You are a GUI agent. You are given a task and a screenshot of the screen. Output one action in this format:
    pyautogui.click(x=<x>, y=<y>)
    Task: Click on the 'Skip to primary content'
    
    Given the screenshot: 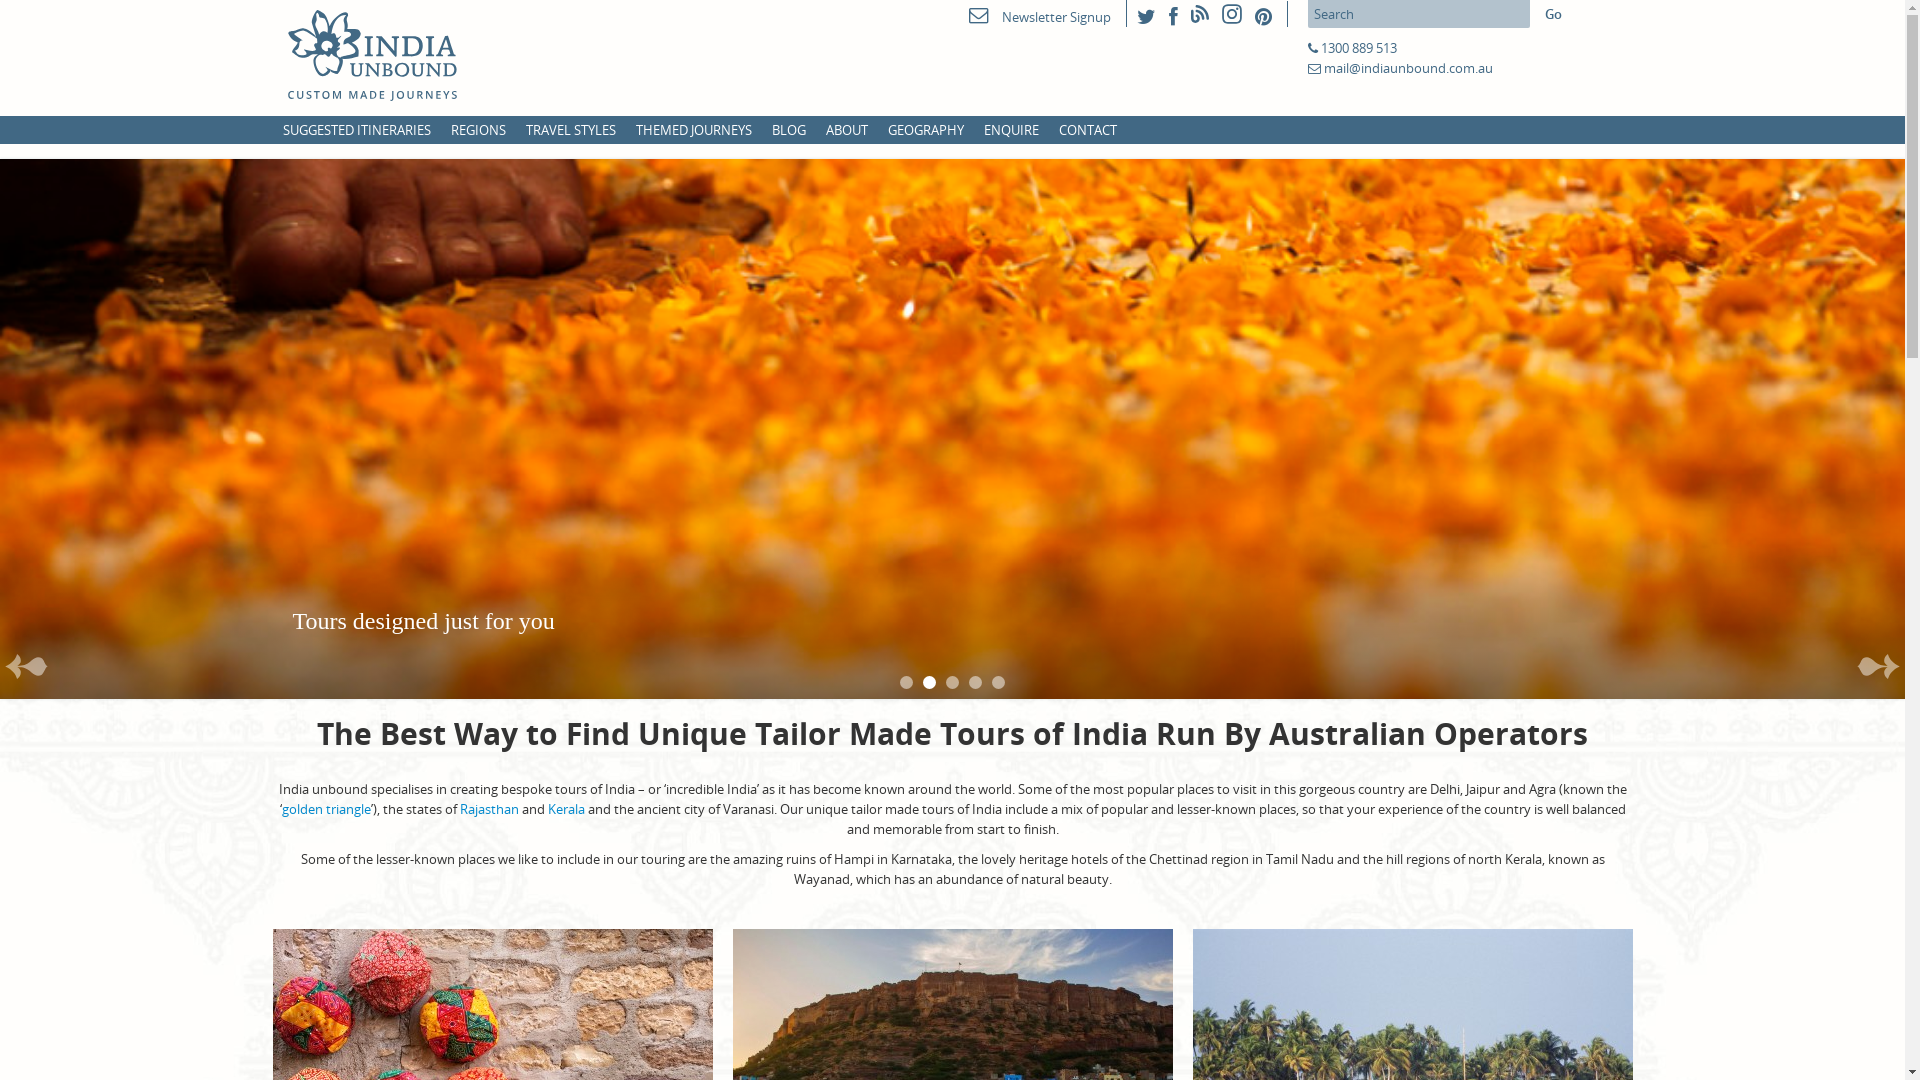 What is the action you would take?
    pyautogui.click(x=0, y=10)
    